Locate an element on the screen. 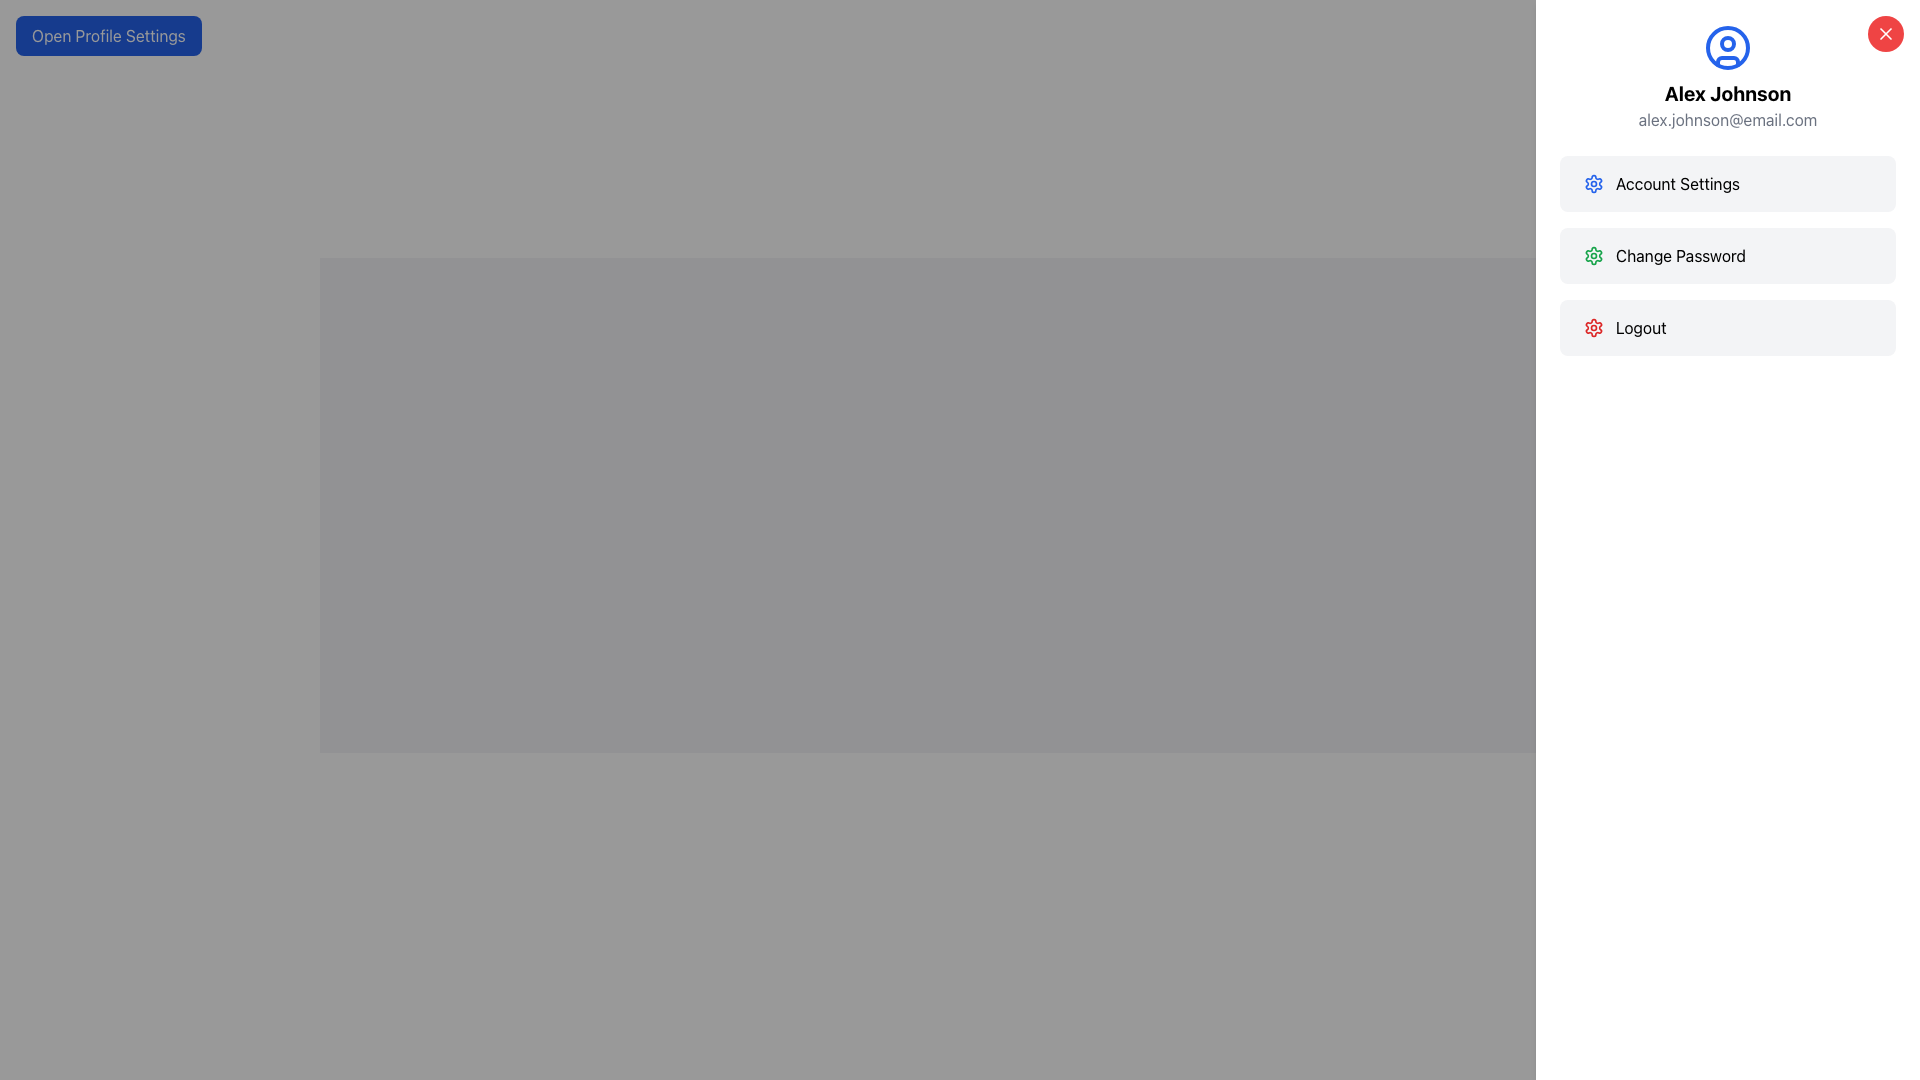 The image size is (1920, 1080). the static text display showing the email address 'alex.johnson@email.com', which is light gray and positioned below the name 'Alex Johnson' in the profile card is located at coordinates (1727, 119).